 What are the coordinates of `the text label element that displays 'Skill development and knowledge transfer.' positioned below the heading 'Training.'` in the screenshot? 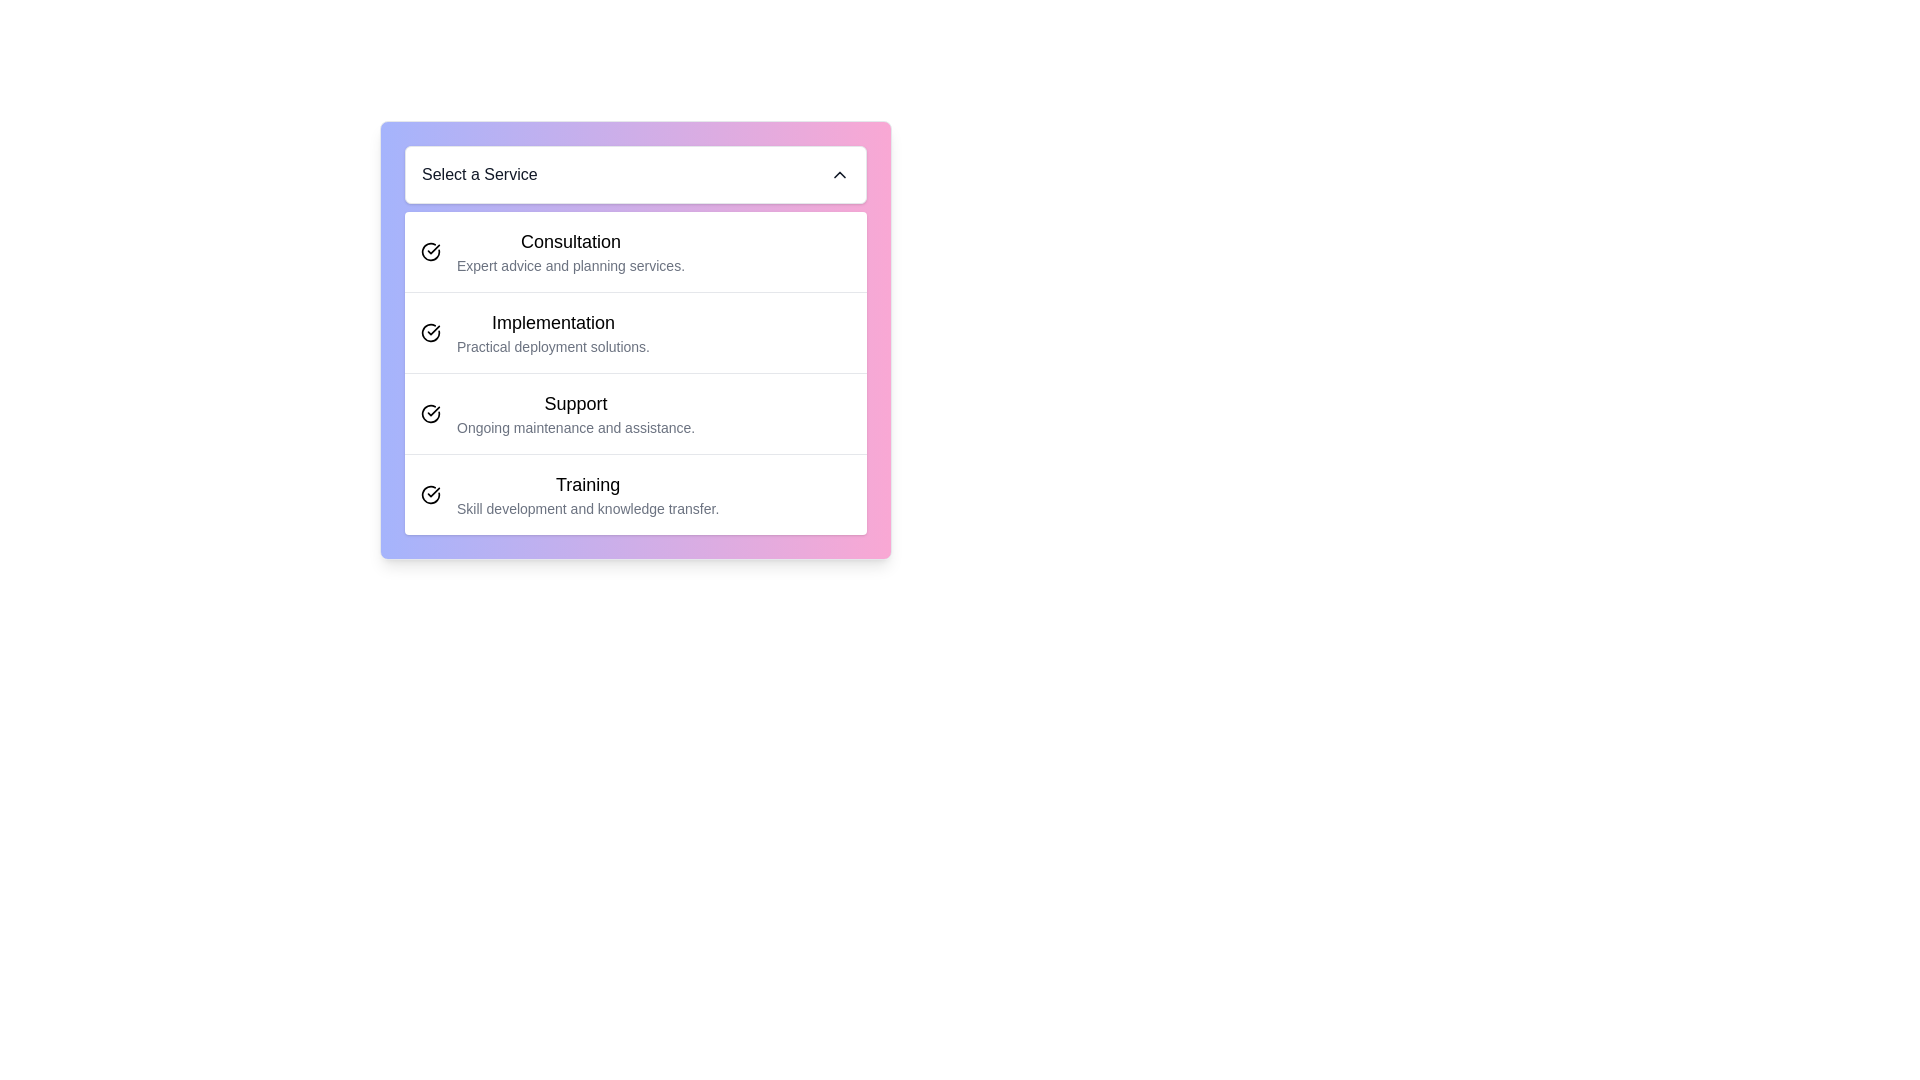 It's located at (587, 508).